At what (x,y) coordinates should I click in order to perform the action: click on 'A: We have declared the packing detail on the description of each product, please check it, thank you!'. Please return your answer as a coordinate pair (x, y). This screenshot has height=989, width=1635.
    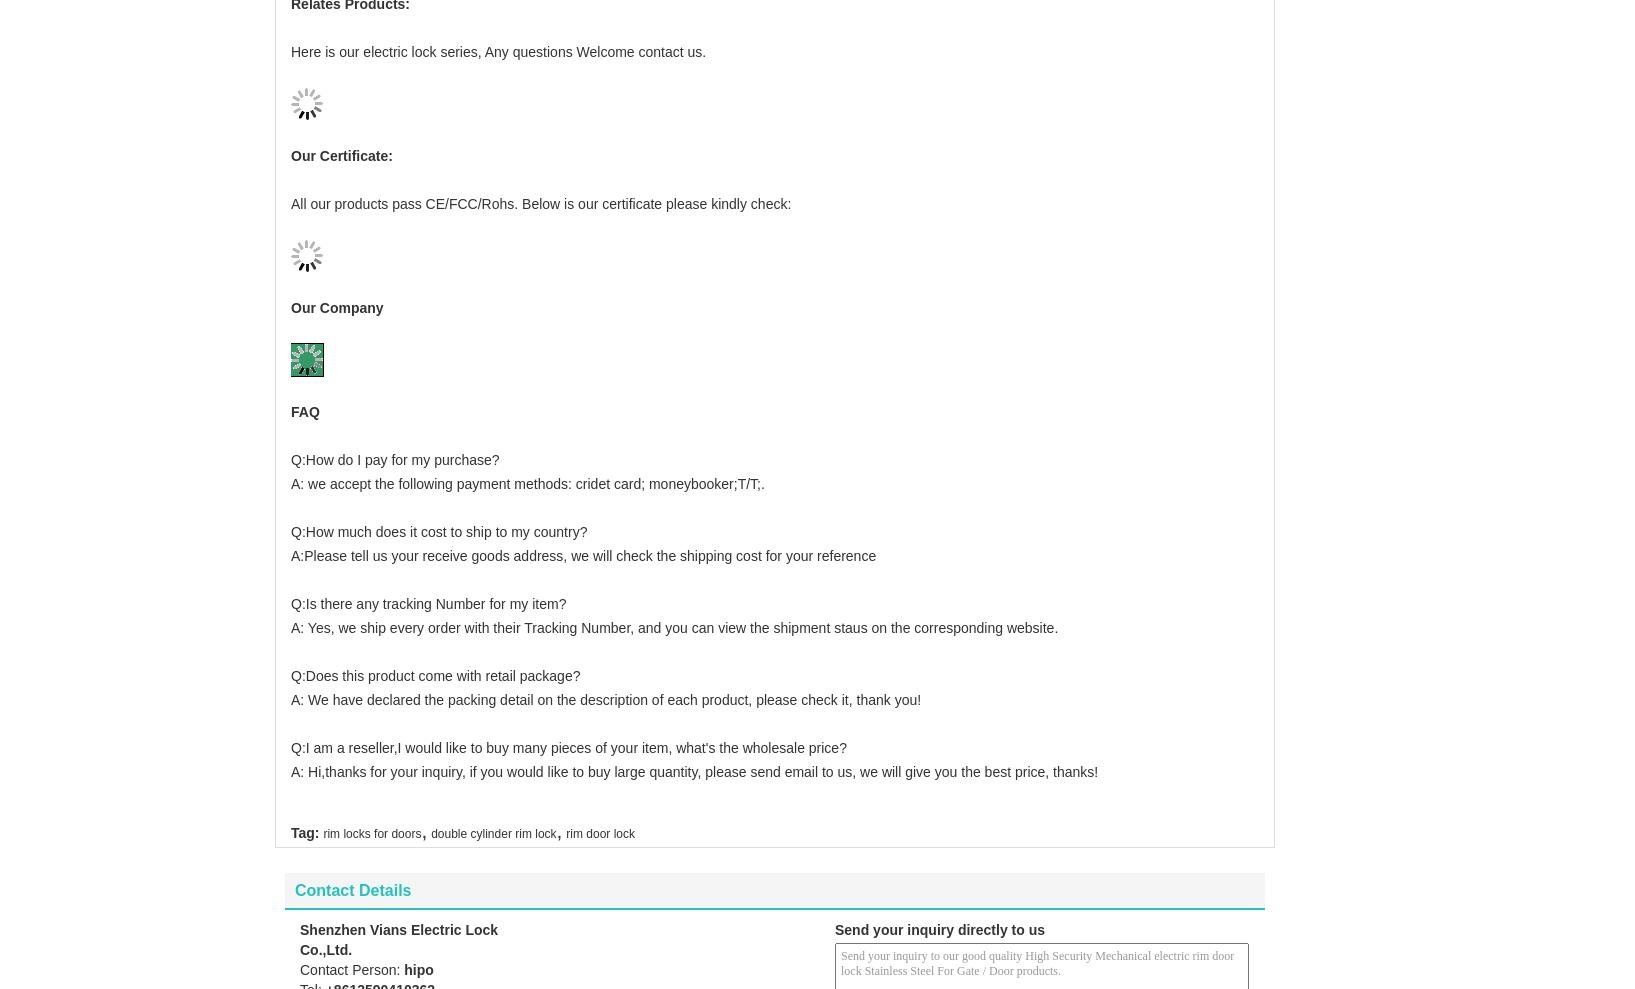
    Looking at the image, I should click on (604, 666).